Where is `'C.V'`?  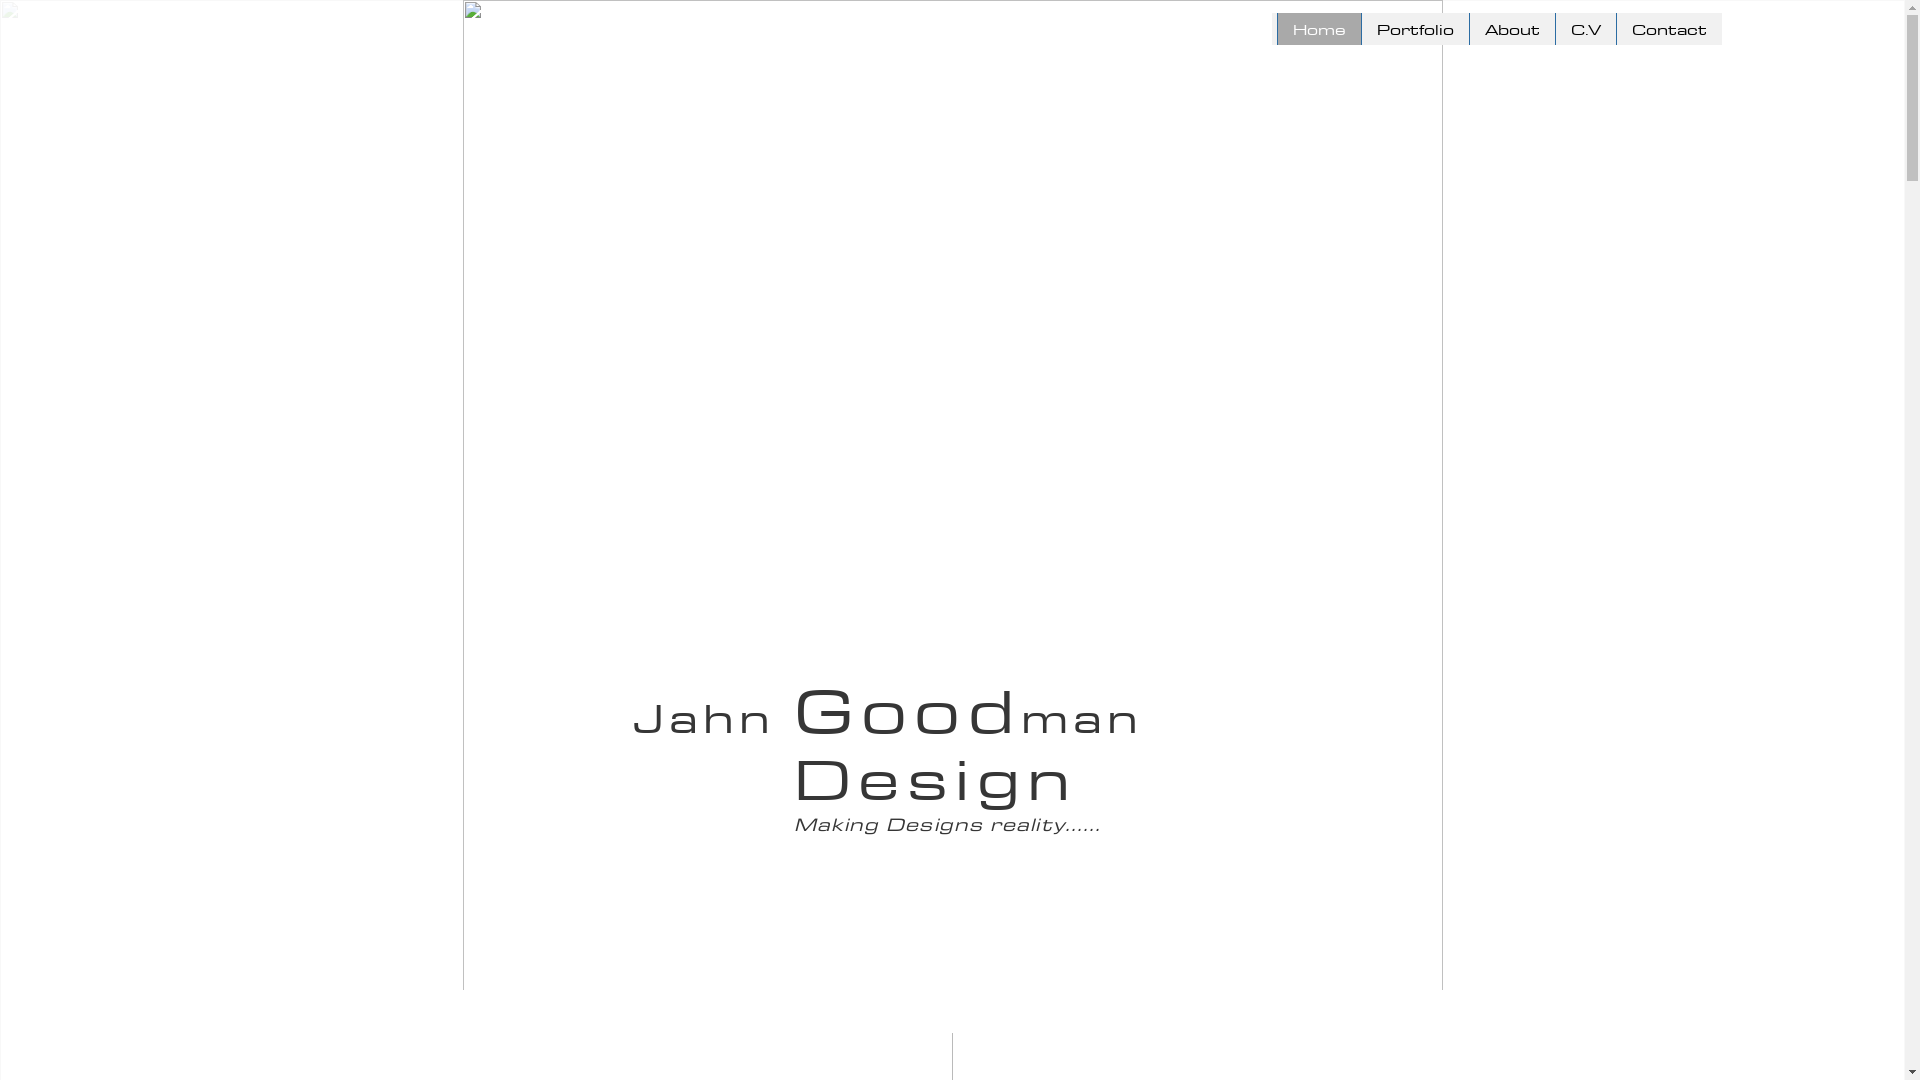
'C.V' is located at coordinates (1583, 29).